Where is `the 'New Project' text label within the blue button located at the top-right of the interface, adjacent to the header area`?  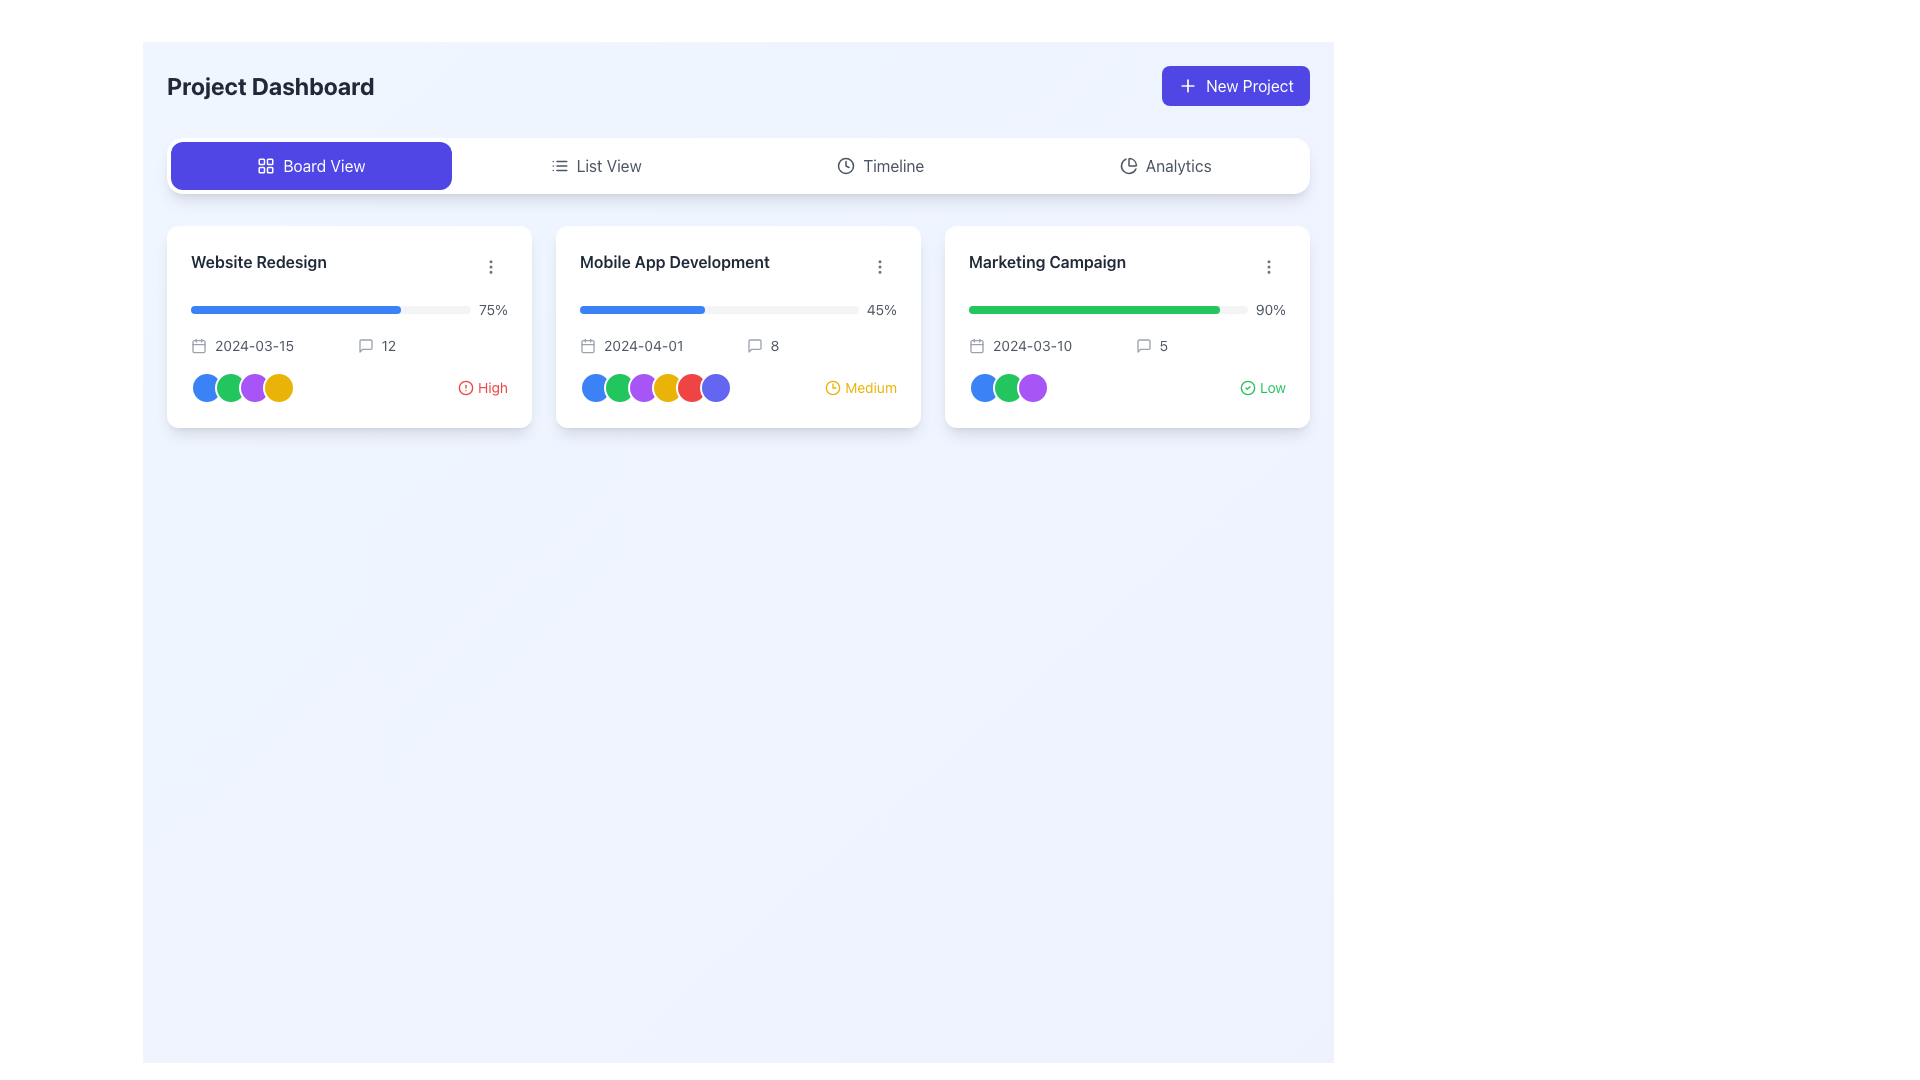
the 'New Project' text label within the blue button located at the top-right of the interface, adjacent to the header area is located at coordinates (1249, 84).